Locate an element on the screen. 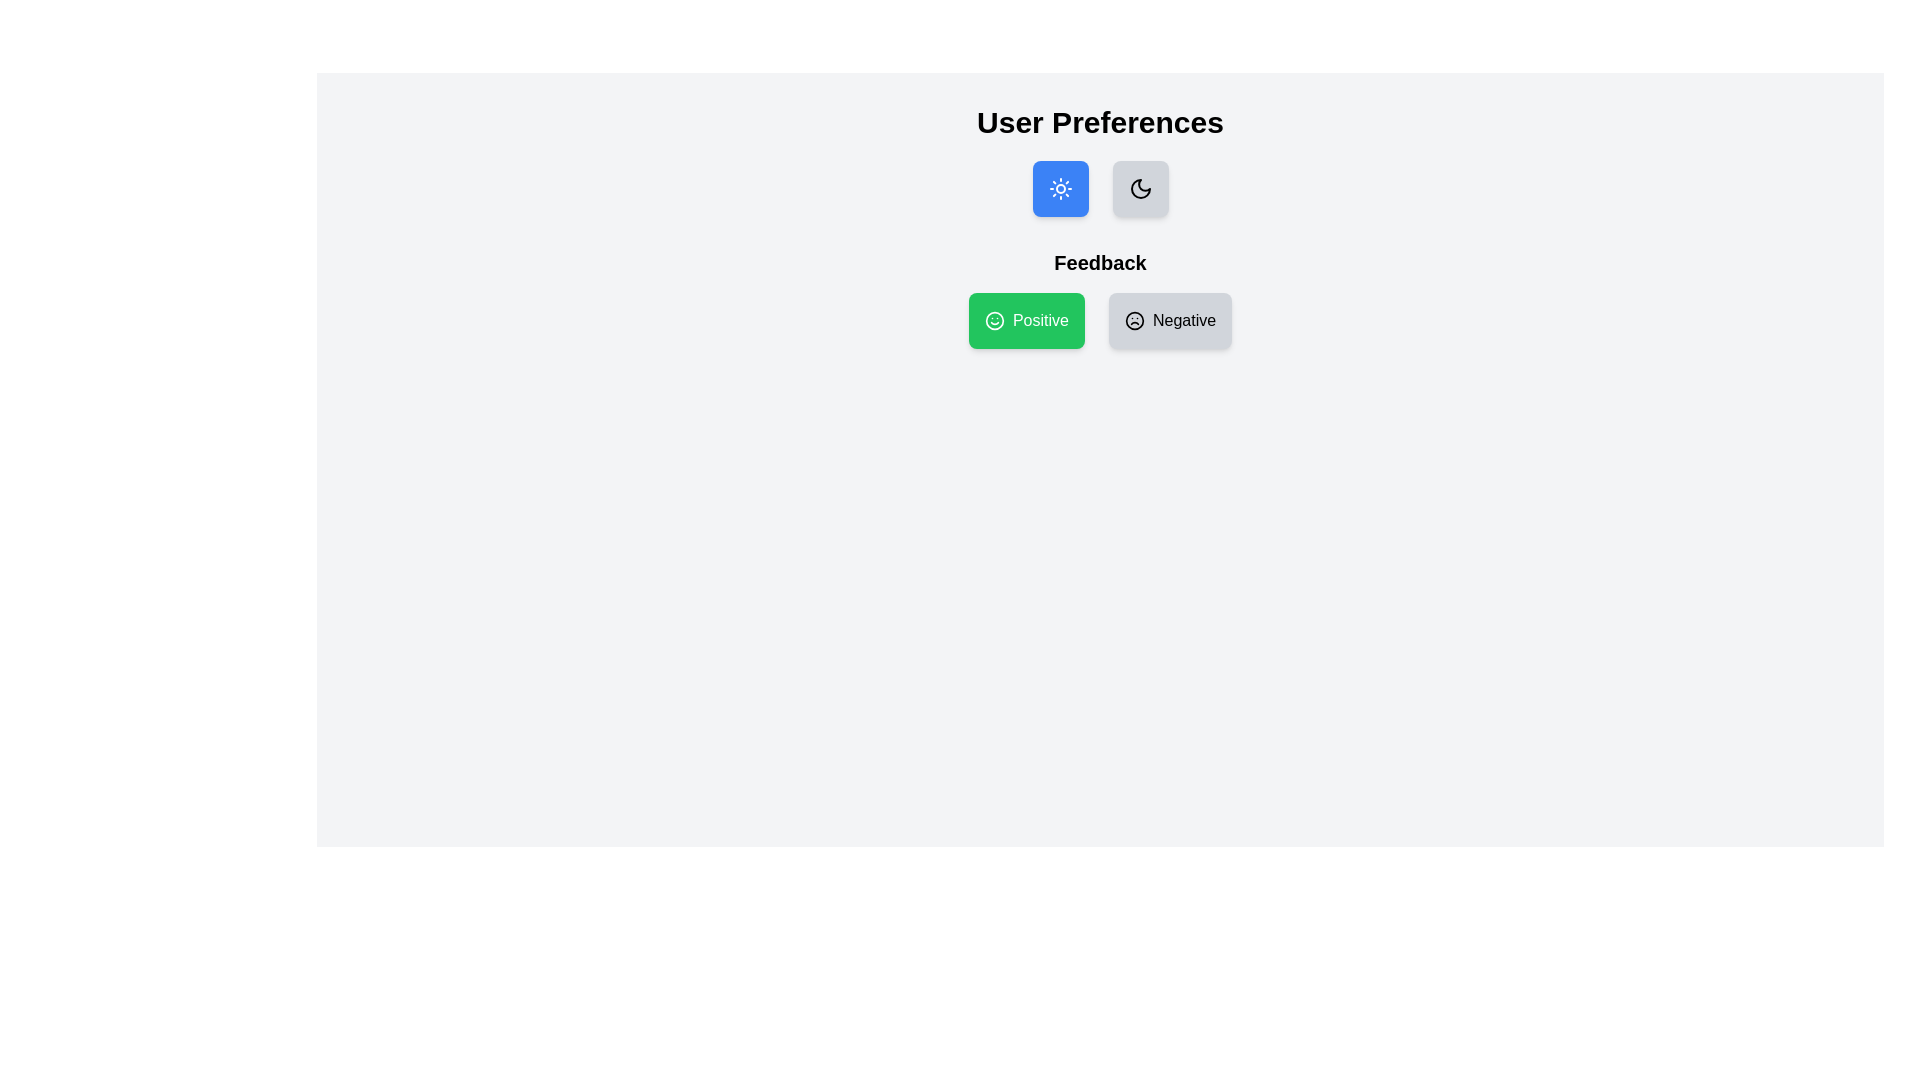  the positive feedback button located below the 'User Preferences' heading, to the left of the 'Negative' button is located at coordinates (1027, 319).